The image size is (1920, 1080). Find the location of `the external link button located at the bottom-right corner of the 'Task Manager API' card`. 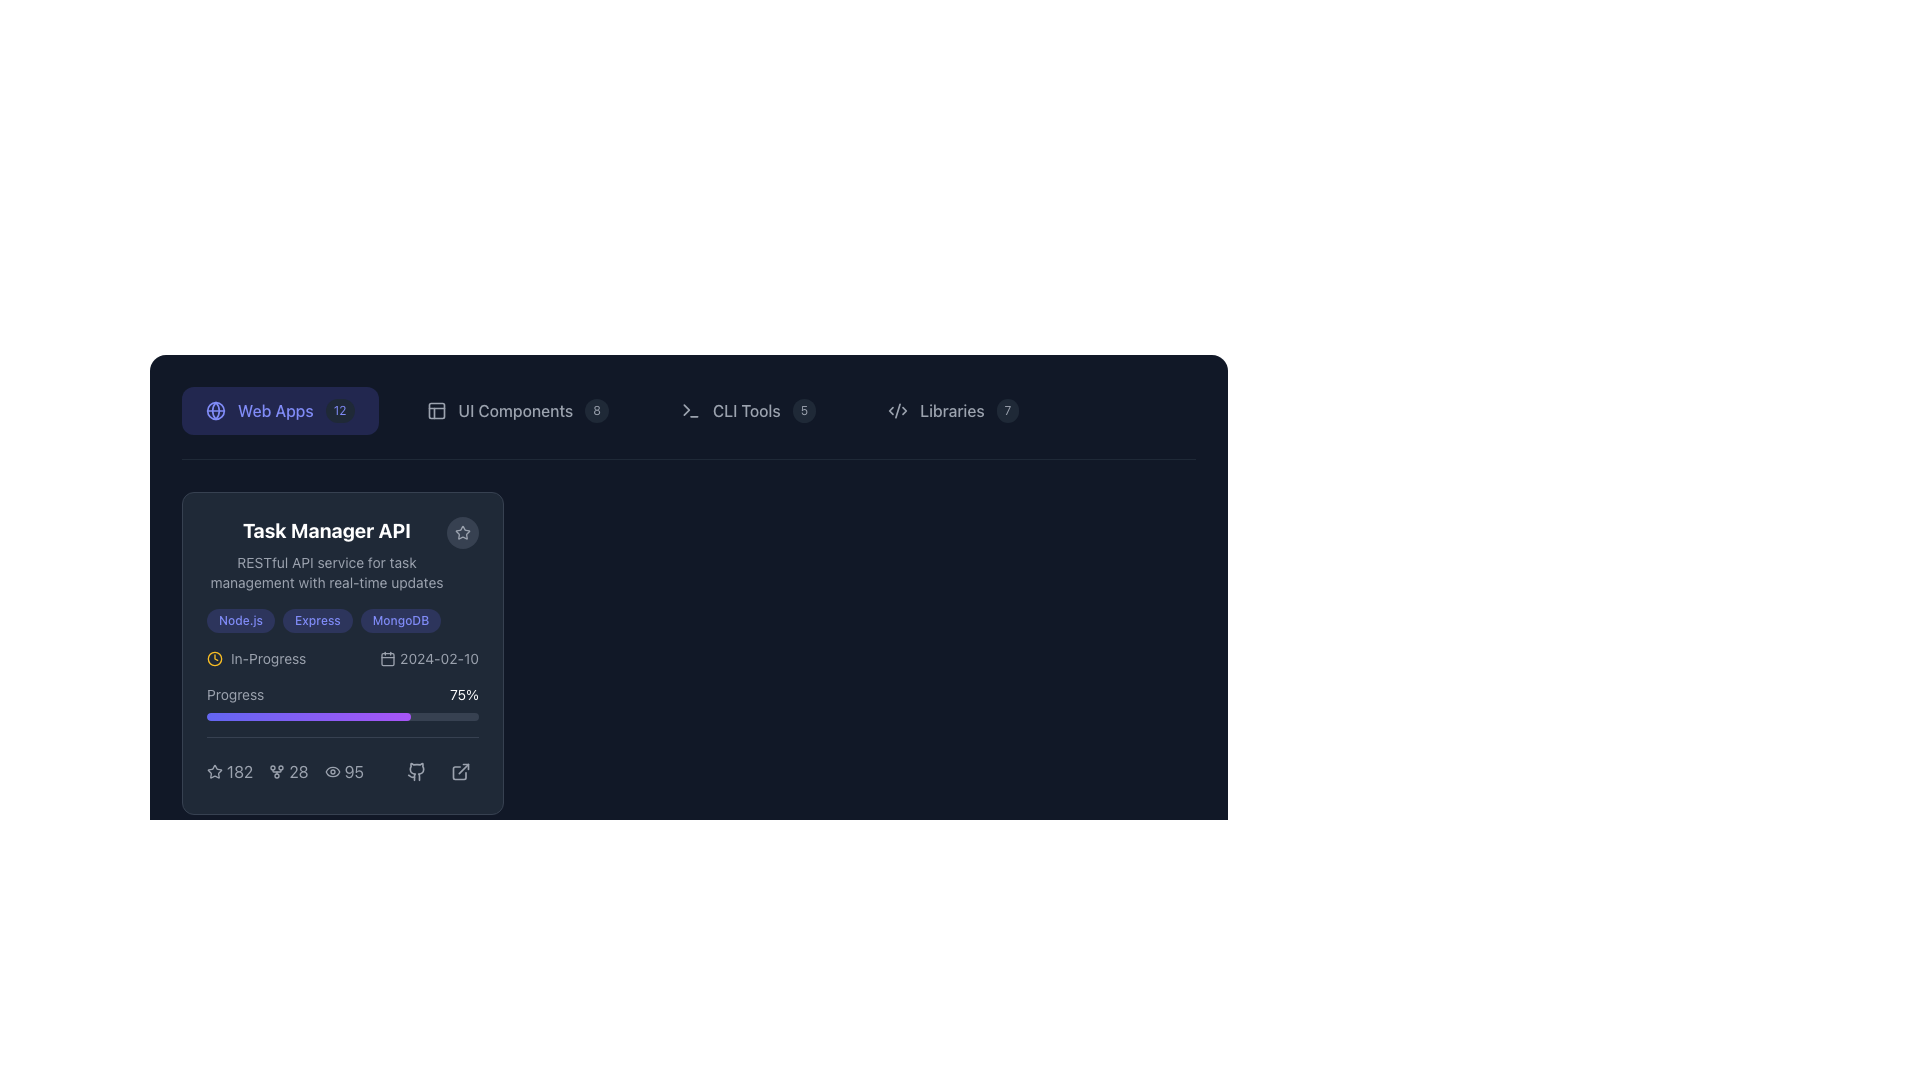

the external link button located at the bottom-right corner of the 'Task Manager API' card is located at coordinates (459, 770).